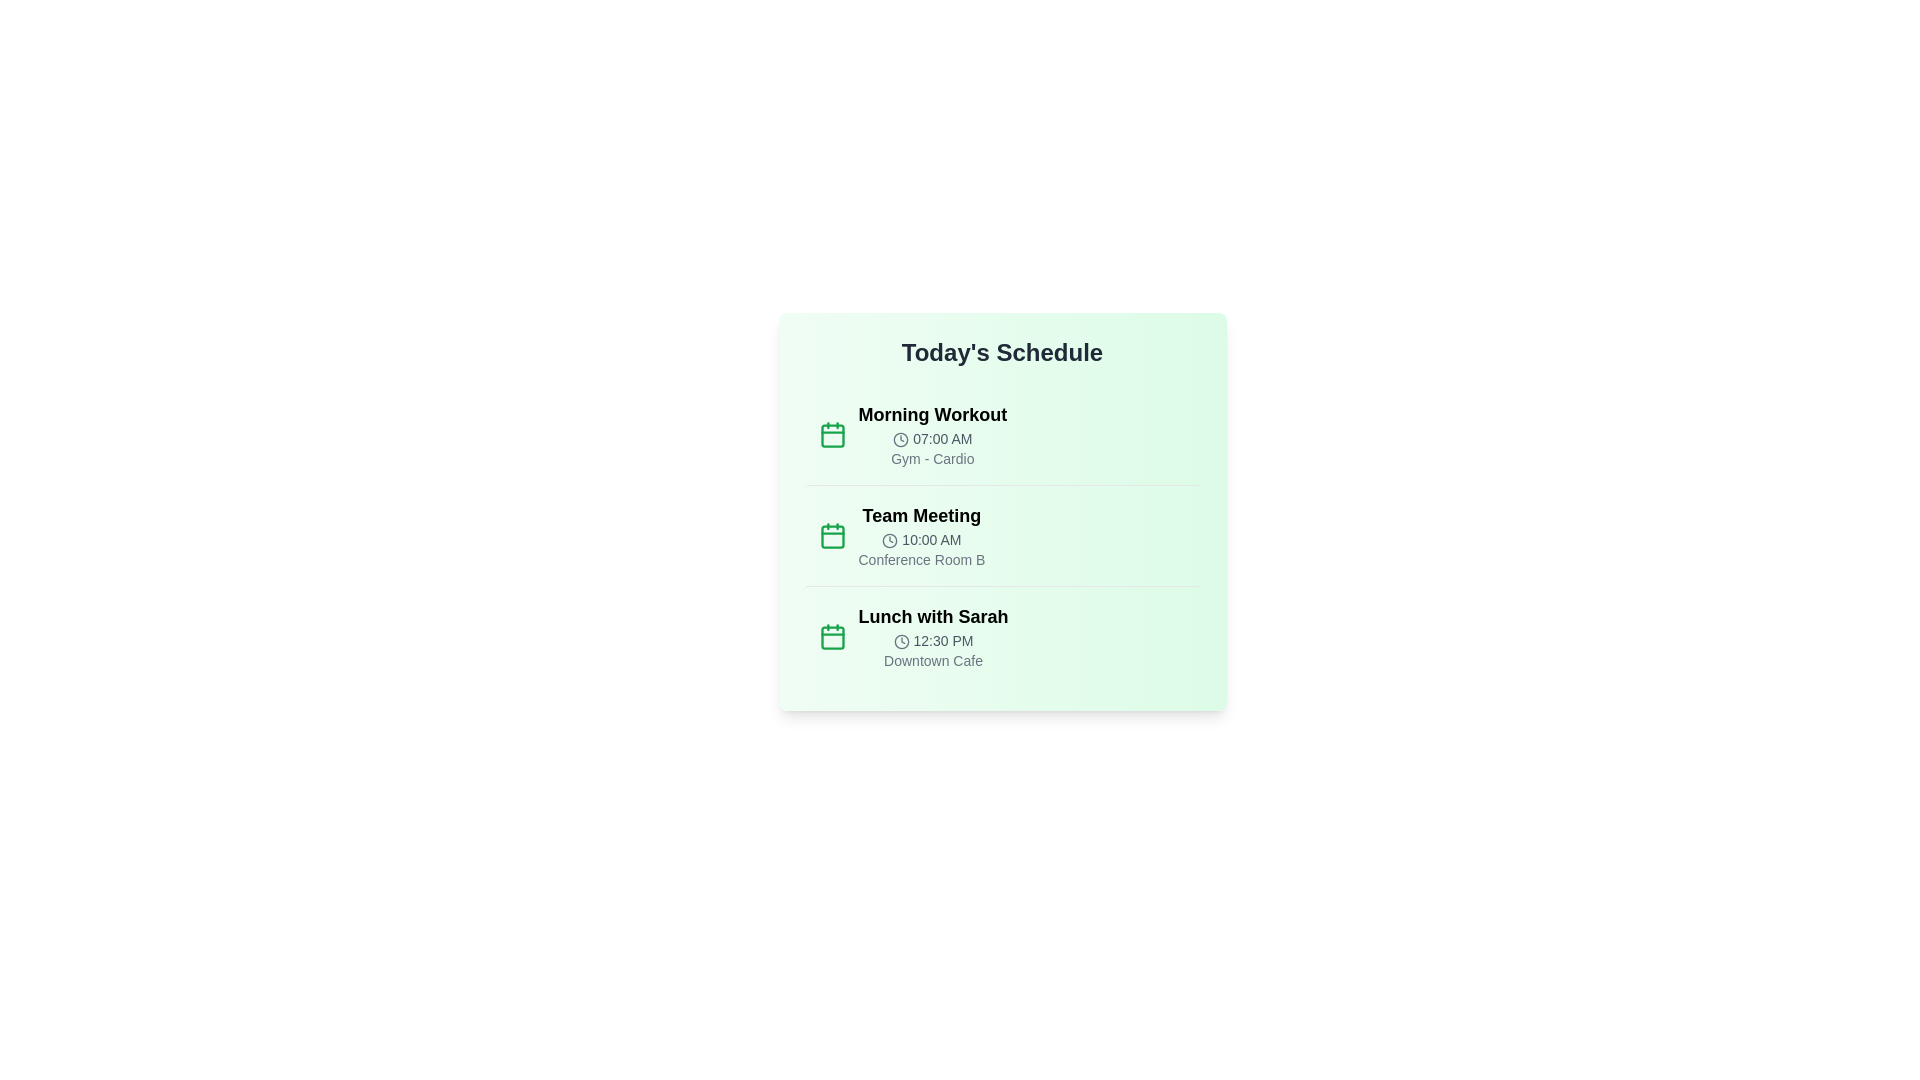 This screenshot has height=1080, width=1920. Describe the element at coordinates (1002, 434) in the screenshot. I see `the event item for Morning Workout` at that location.